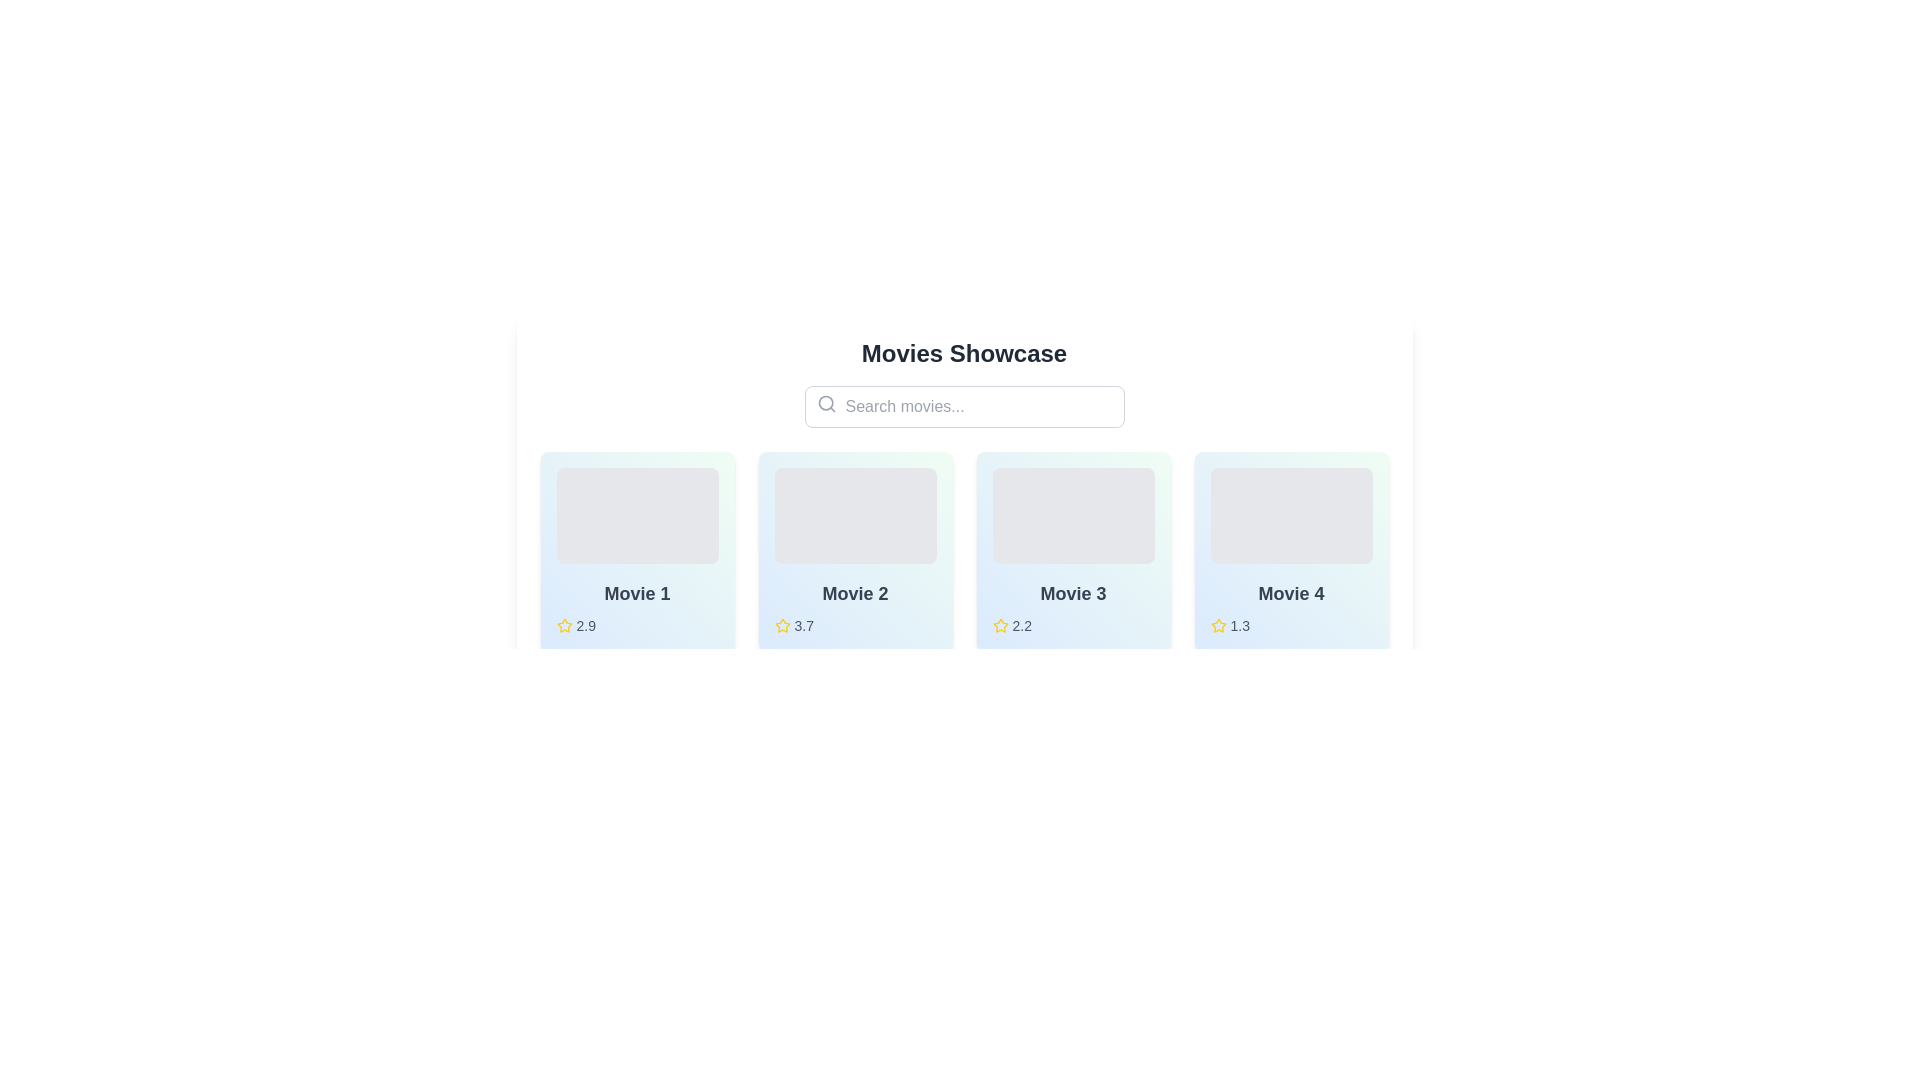 The image size is (1920, 1080). What do you see at coordinates (636, 624) in the screenshot?
I see `the displayed rating on the Label with an icon for 'Movie 1', which is located beneath the title in the first card of the list` at bounding box center [636, 624].